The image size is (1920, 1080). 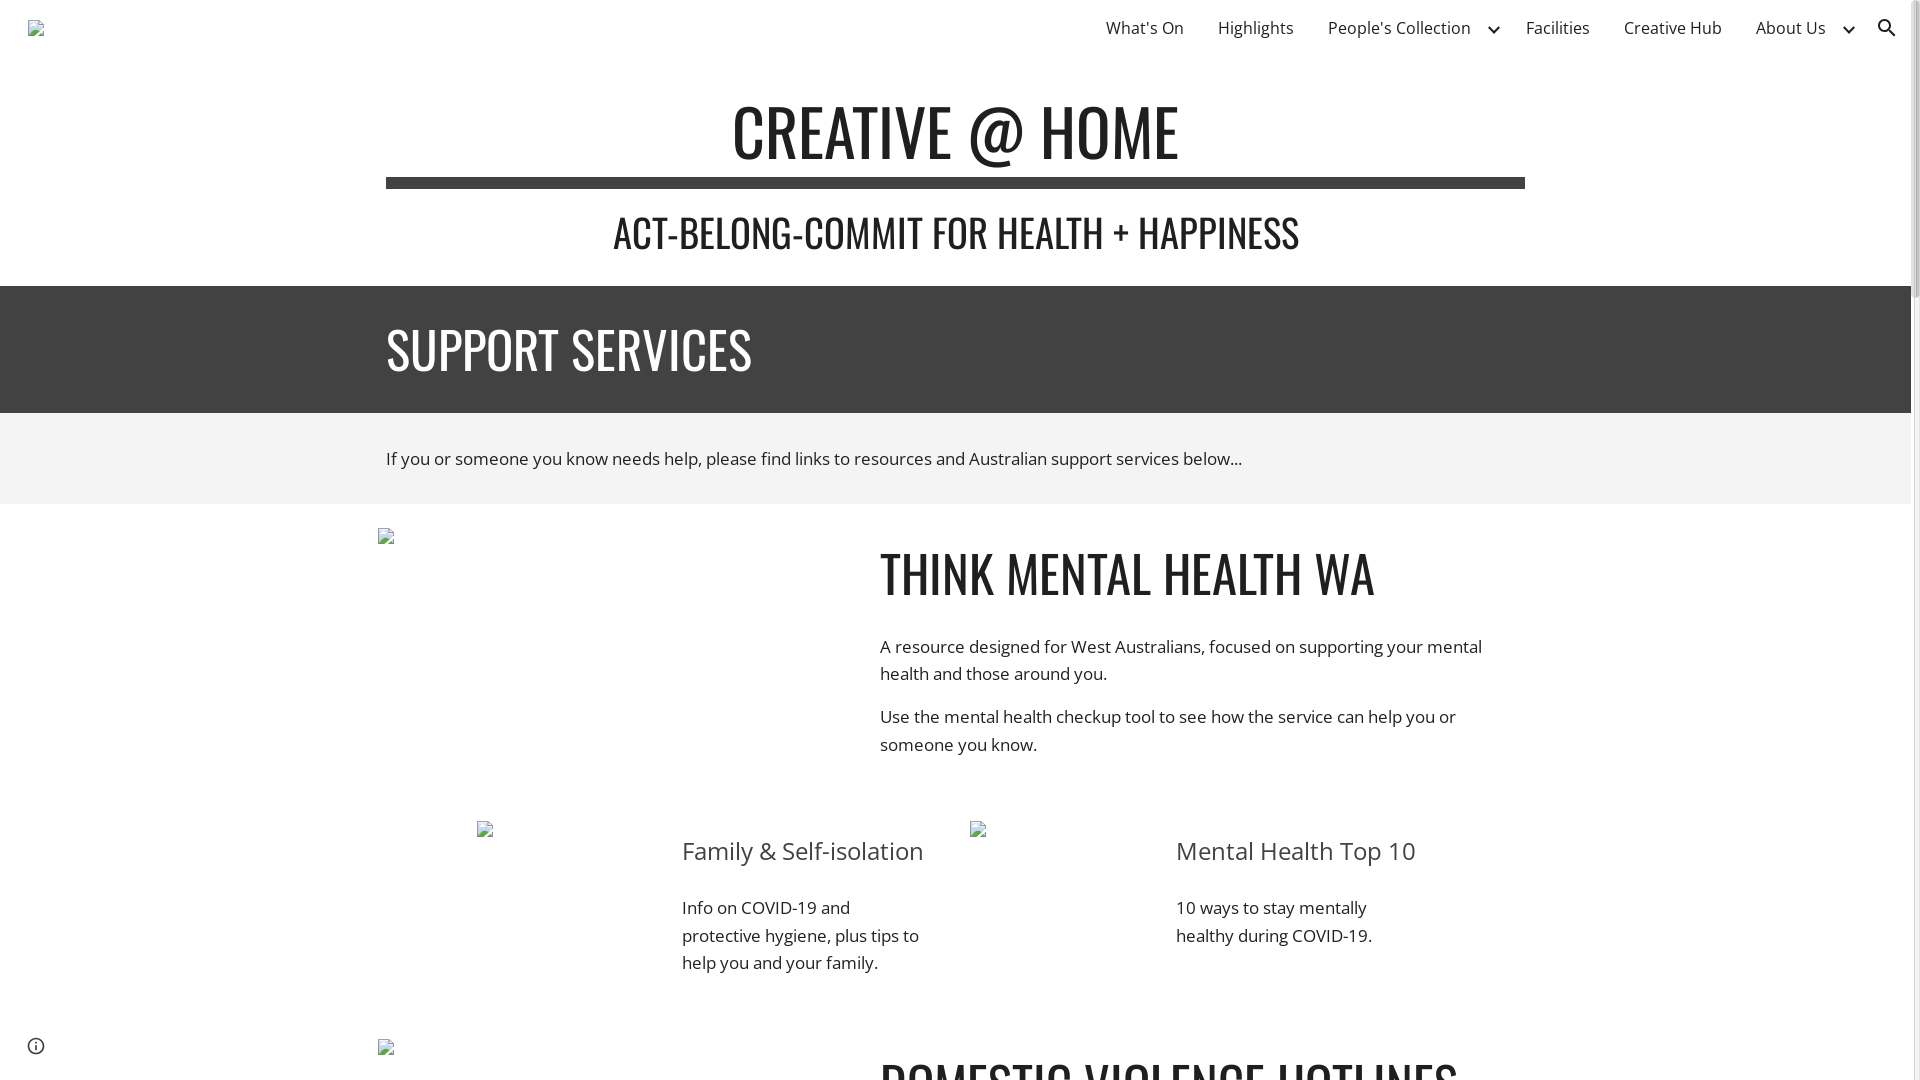 I want to click on 'What's On', so click(x=1145, y=27).